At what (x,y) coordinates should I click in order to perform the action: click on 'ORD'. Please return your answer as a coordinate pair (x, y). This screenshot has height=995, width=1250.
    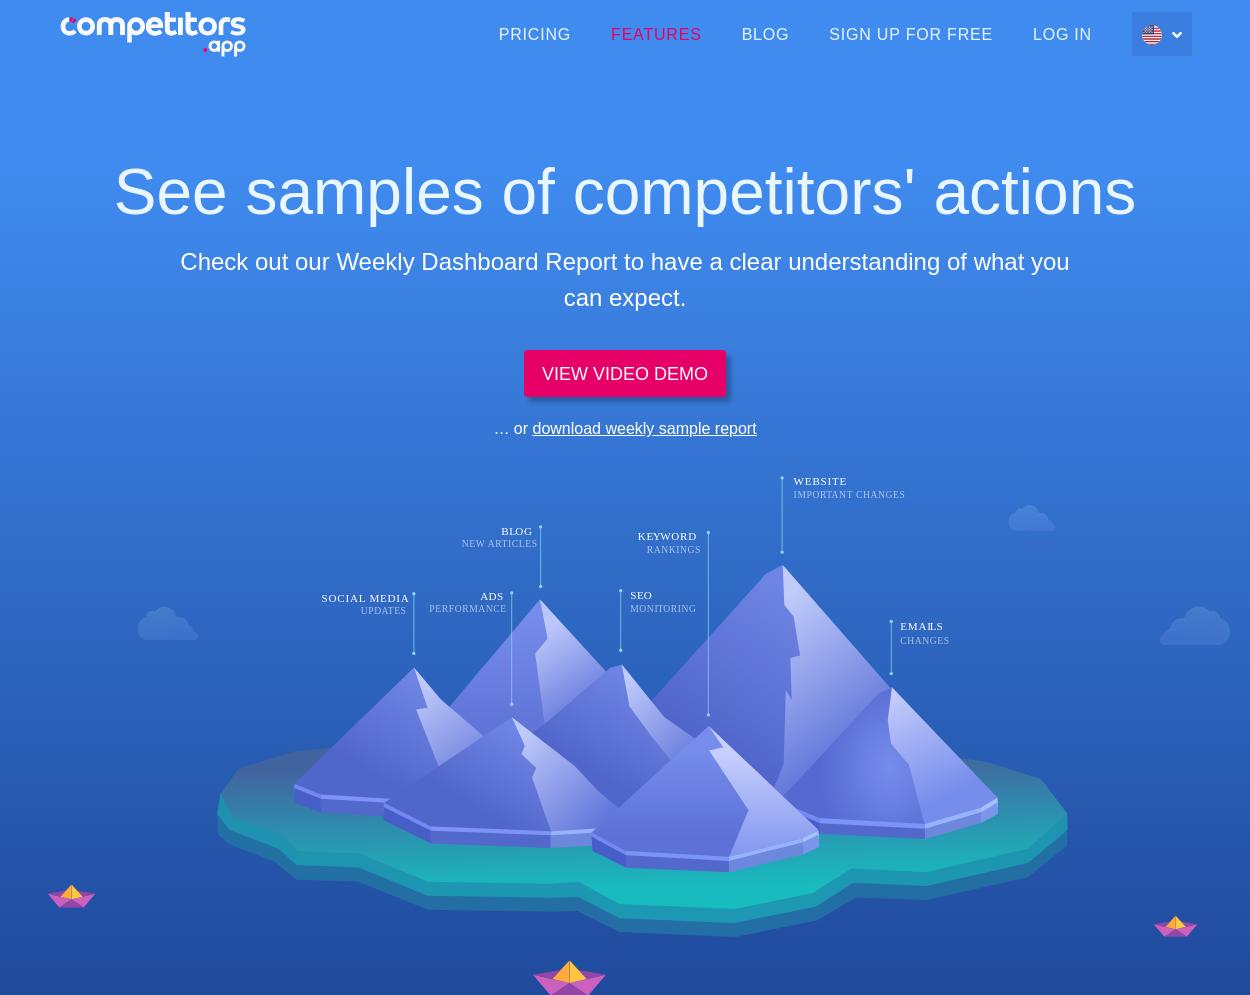
    Looking at the image, I should click on (683, 534).